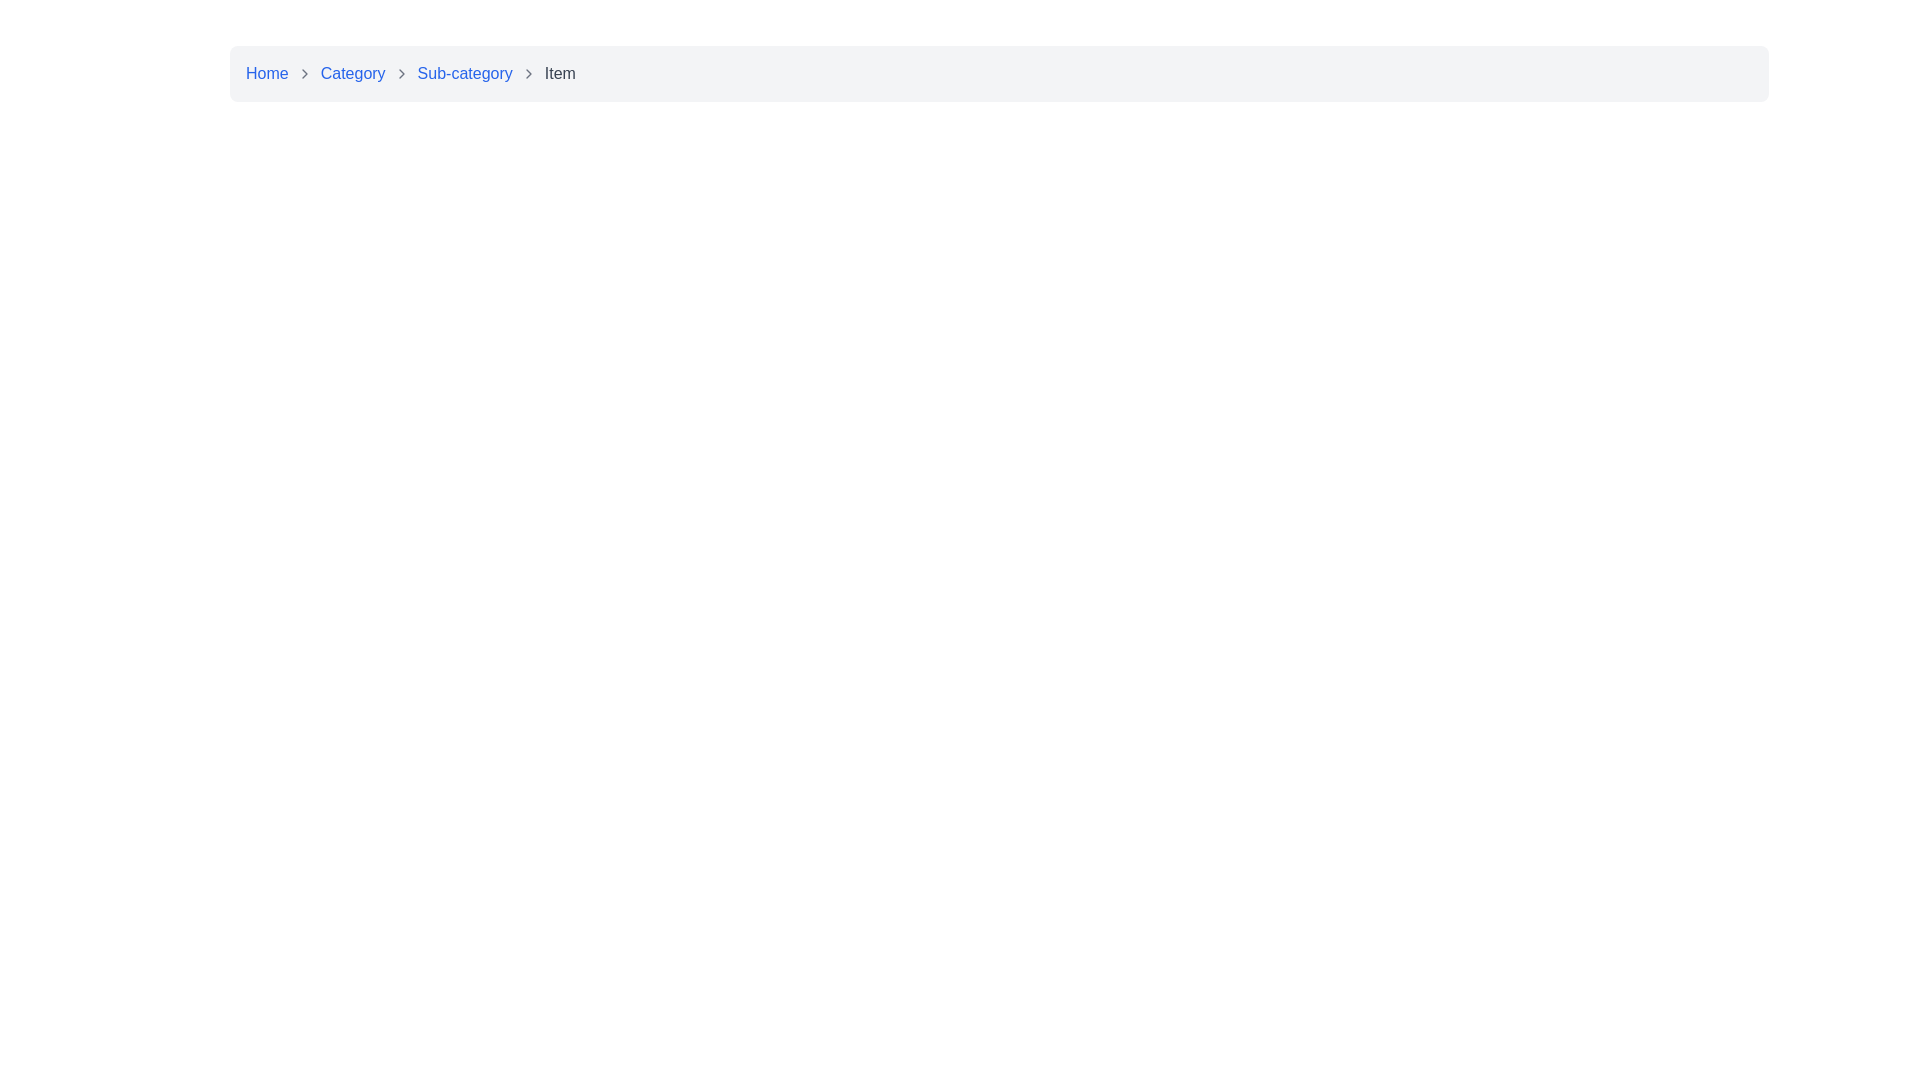 The height and width of the screenshot is (1080, 1920). What do you see at coordinates (528, 72) in the screenshot?
I see `the right-facing chevron icon in the breadcrumb navigation bar, located between 'Sub-category' and 'Item'` at bounding box center [528, 72].